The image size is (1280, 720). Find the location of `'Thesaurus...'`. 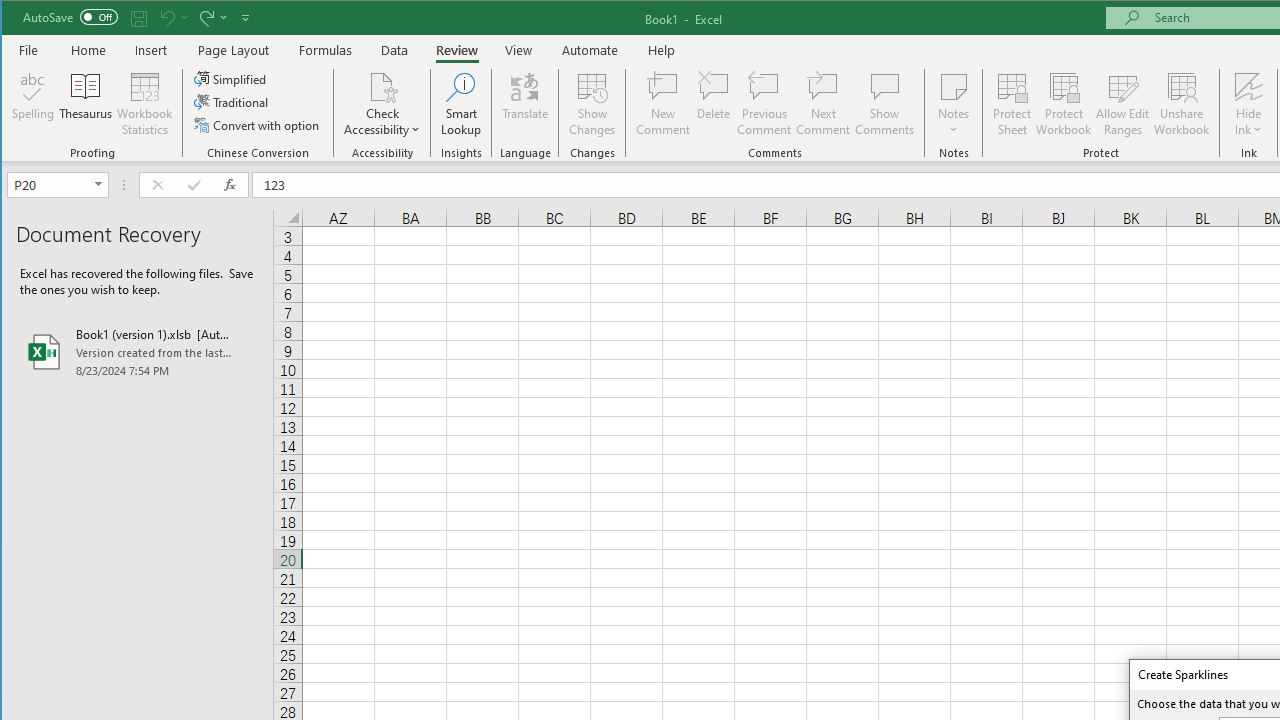

'Thesaurus...' is located at coordinates (85, 104).